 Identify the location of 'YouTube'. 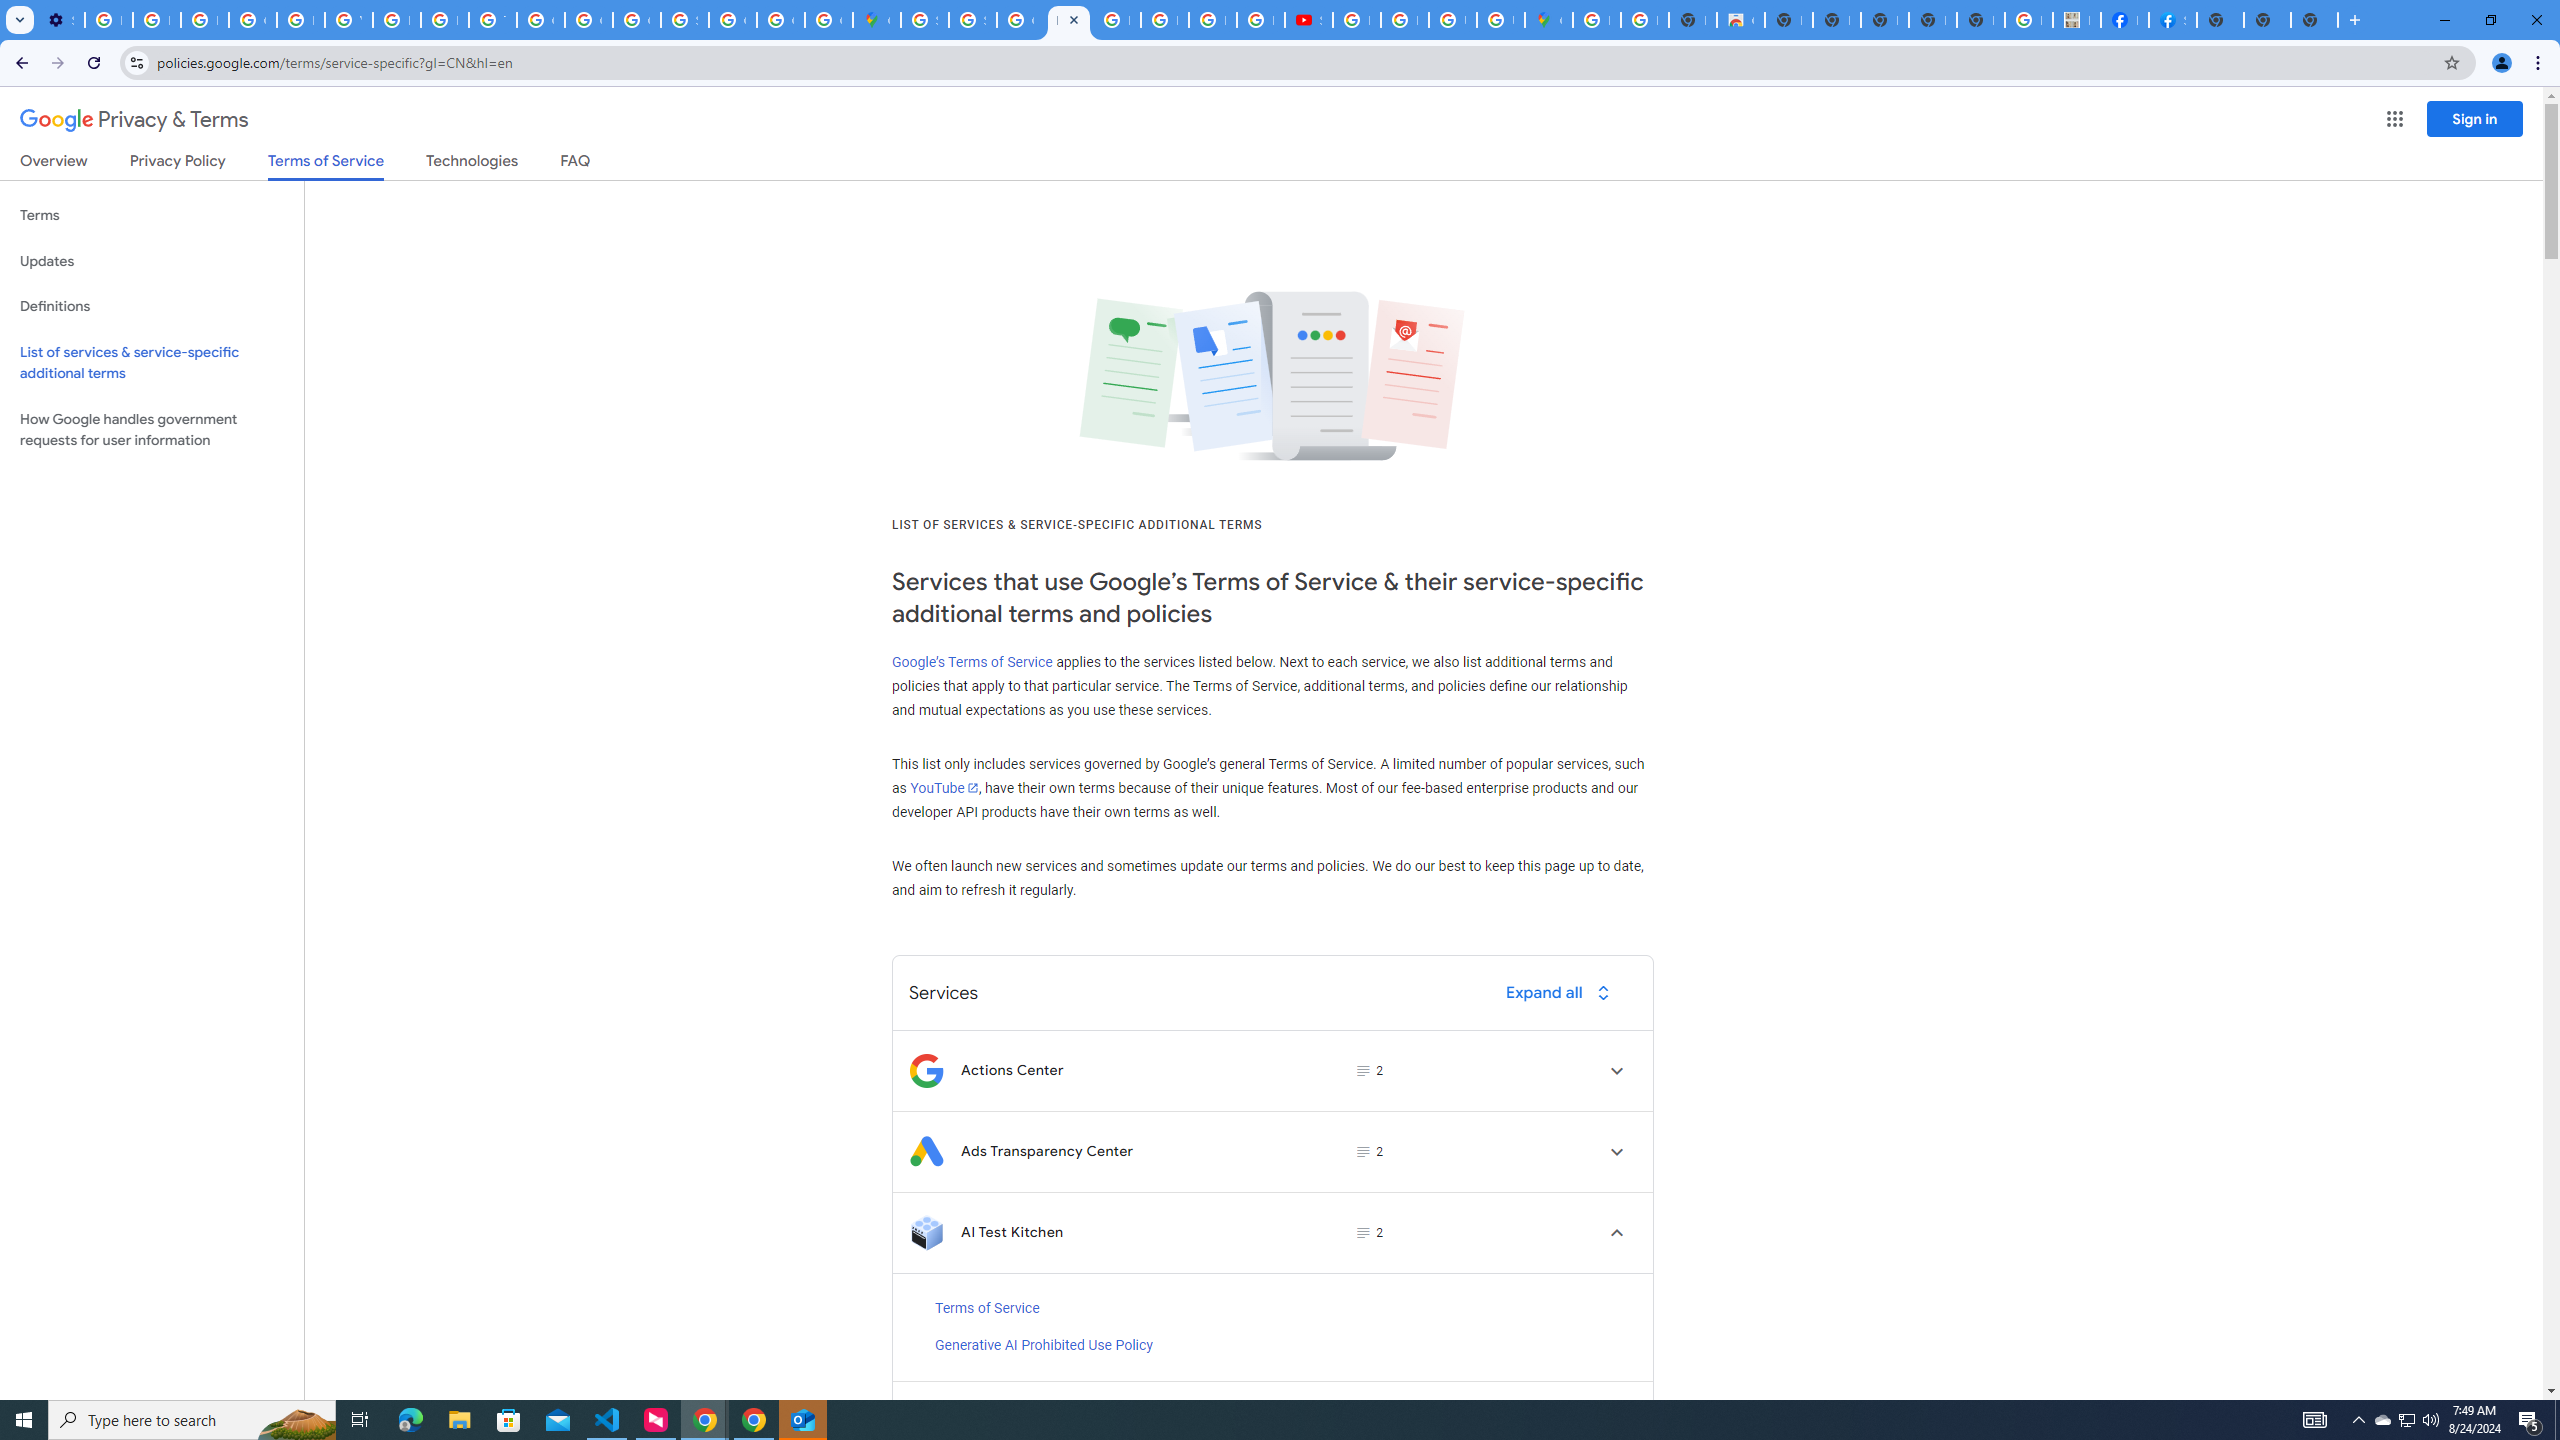
(942, 786).